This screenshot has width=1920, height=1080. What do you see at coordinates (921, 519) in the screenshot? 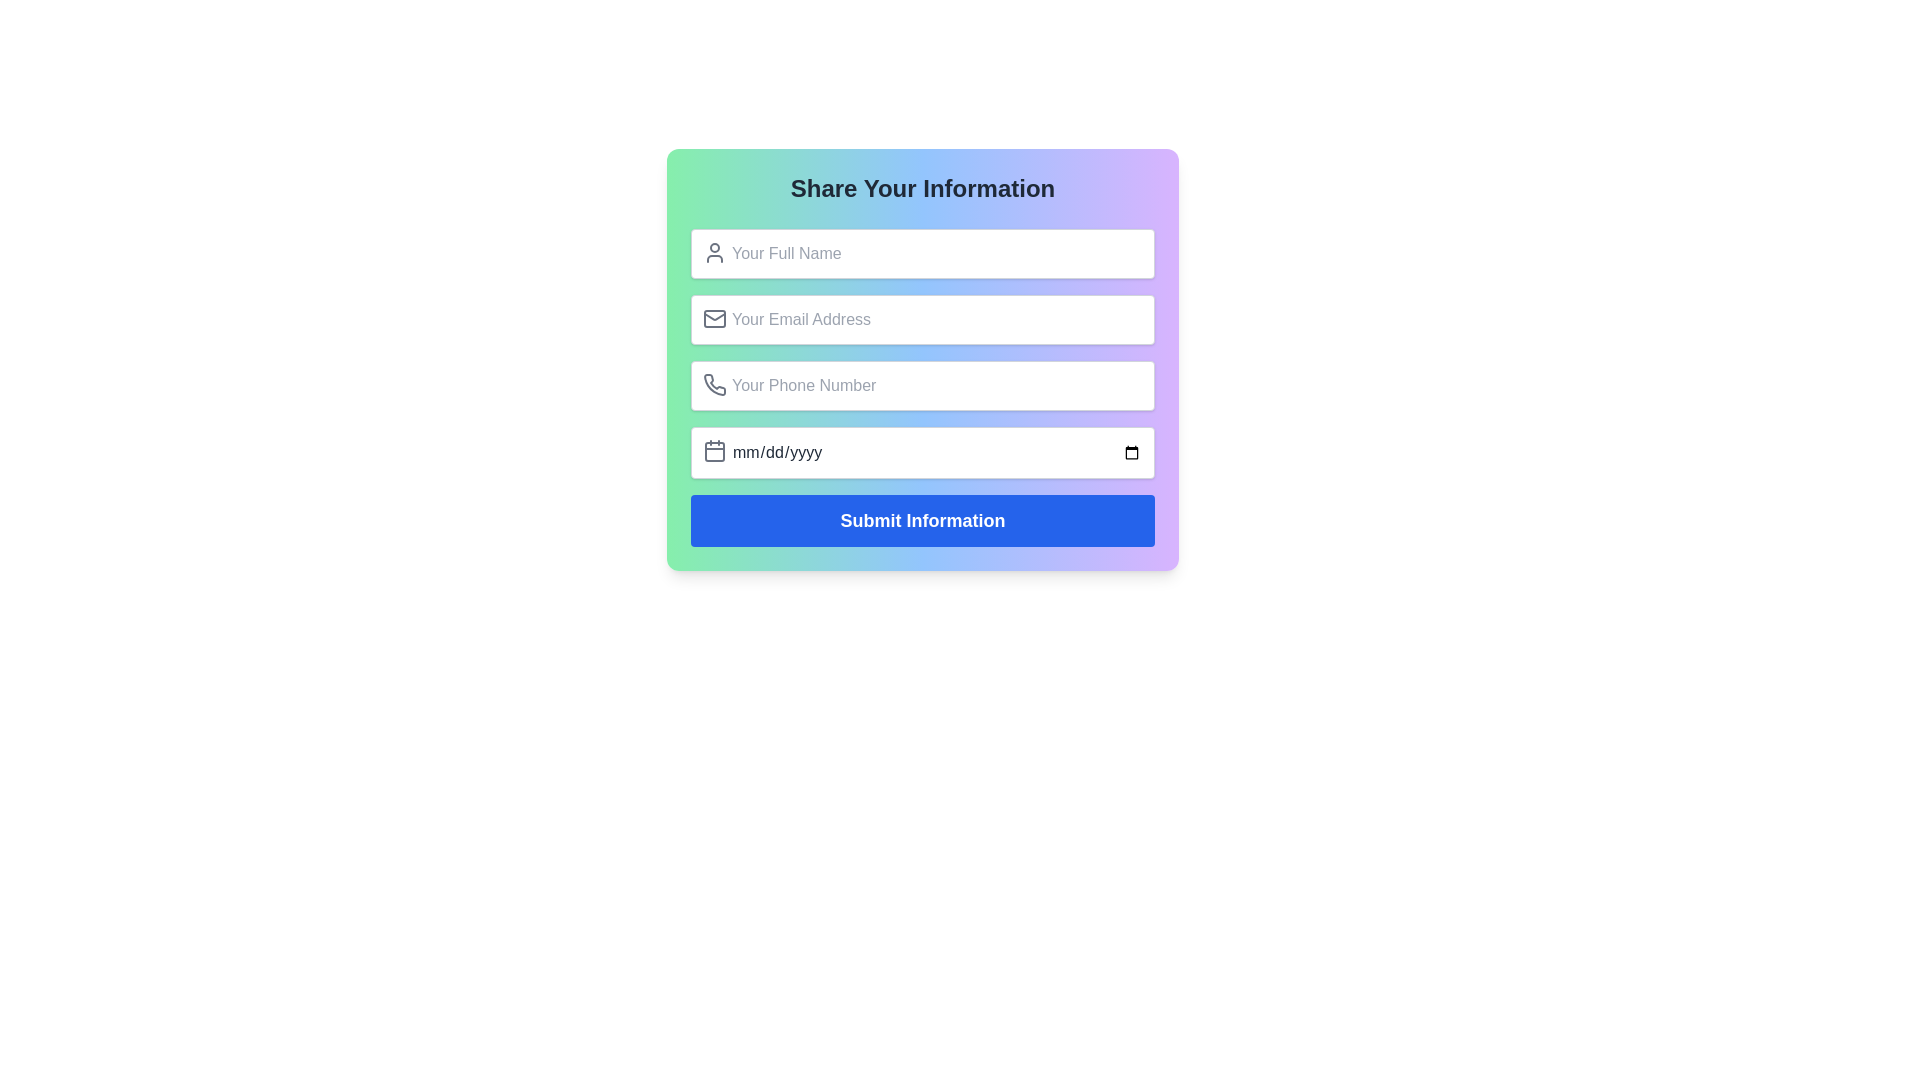
I see `the submission button located at the bottom of the form` at bounding box center [921, 519].